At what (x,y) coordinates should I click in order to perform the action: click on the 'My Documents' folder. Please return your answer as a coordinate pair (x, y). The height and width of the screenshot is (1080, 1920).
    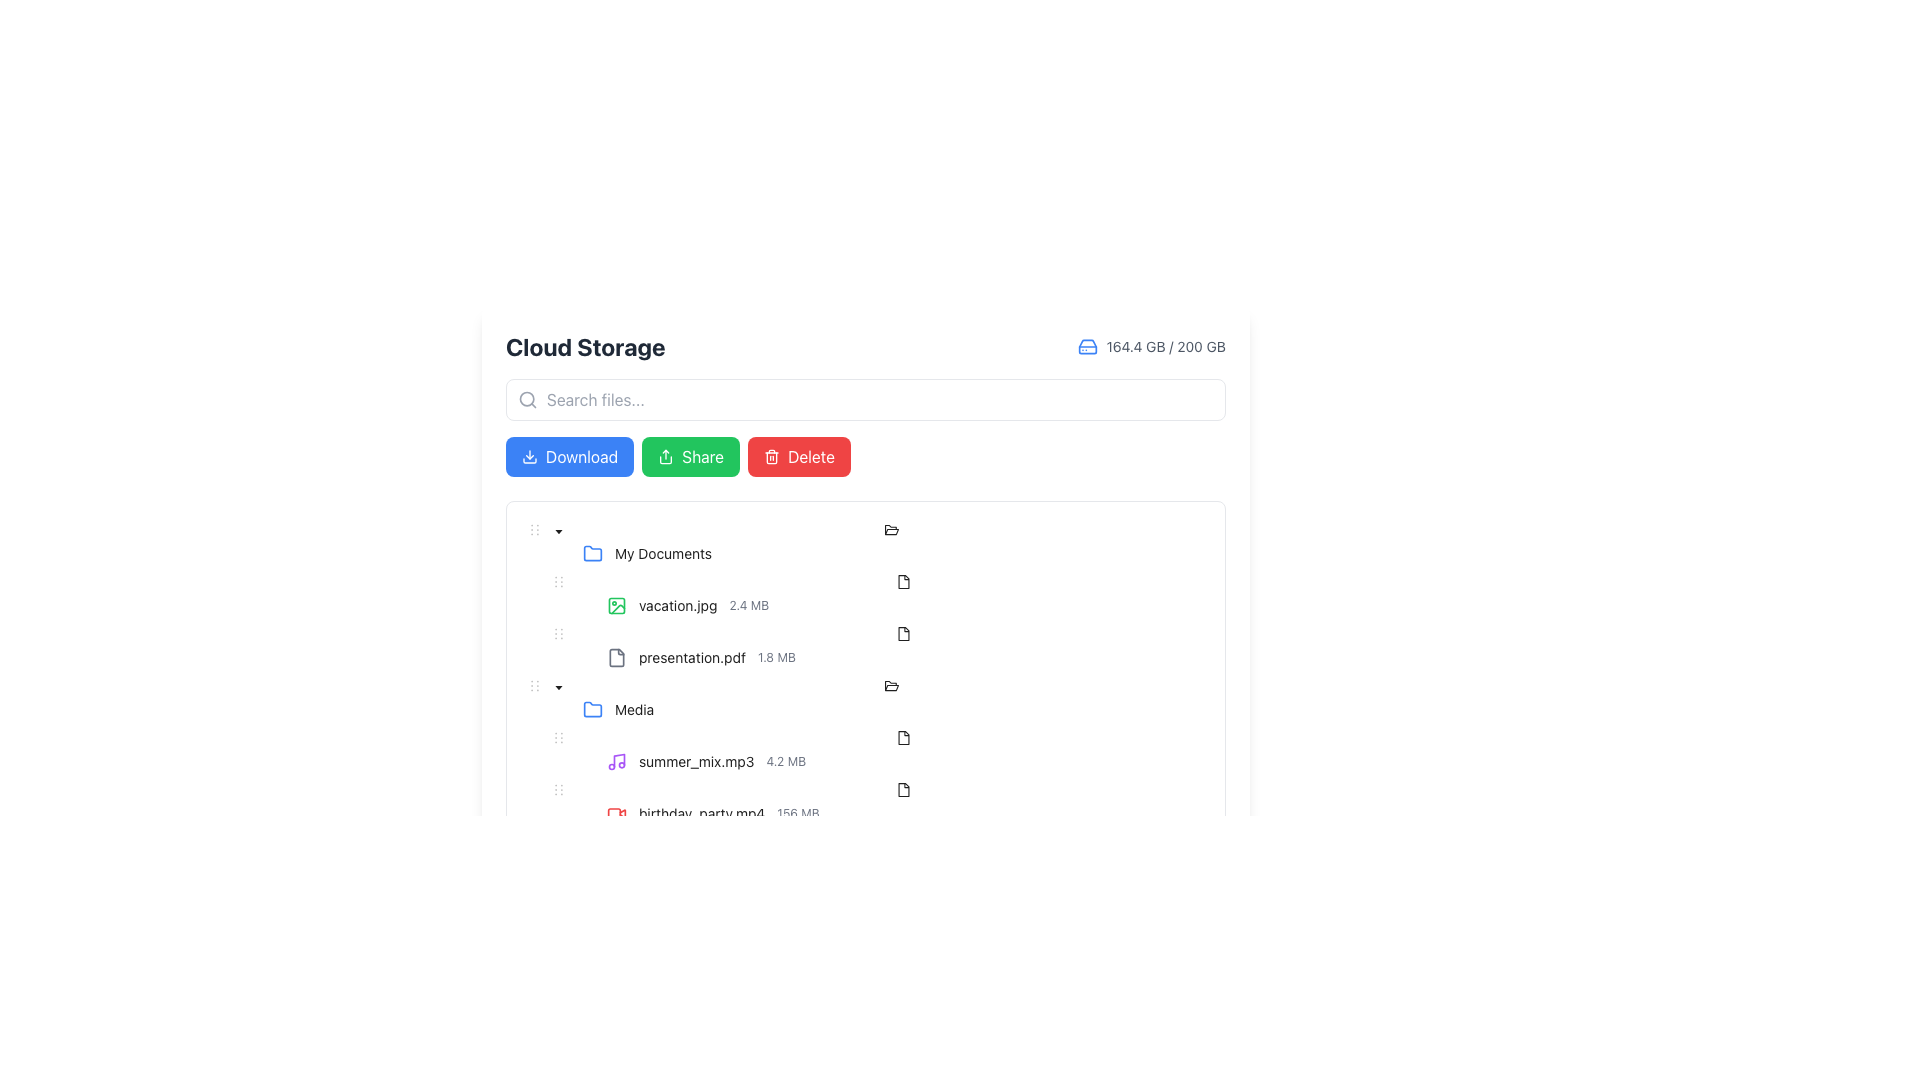
    Looking at the image, I should click on (865, 542).